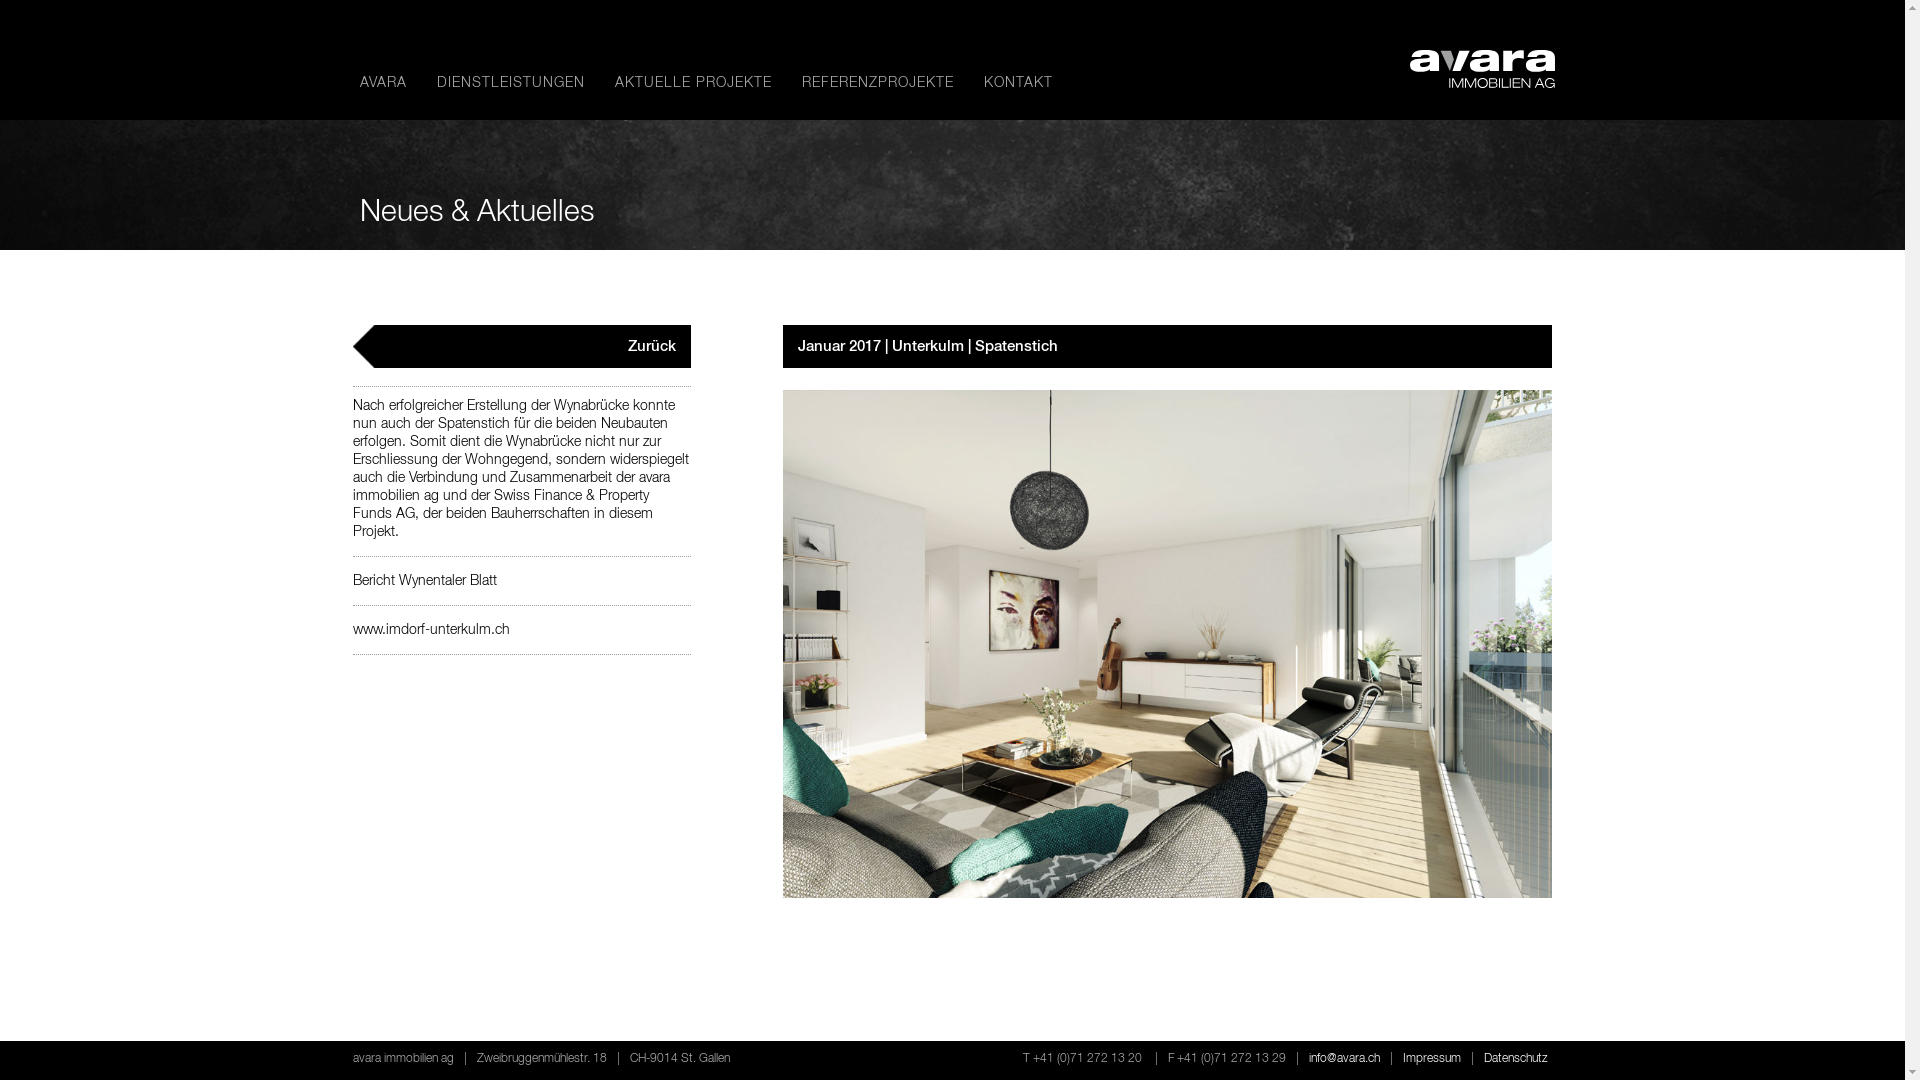  What do you see at coordinates (383, 82) in the screenshot?
I see `'AVARA'` at bounding box center [383, 82].